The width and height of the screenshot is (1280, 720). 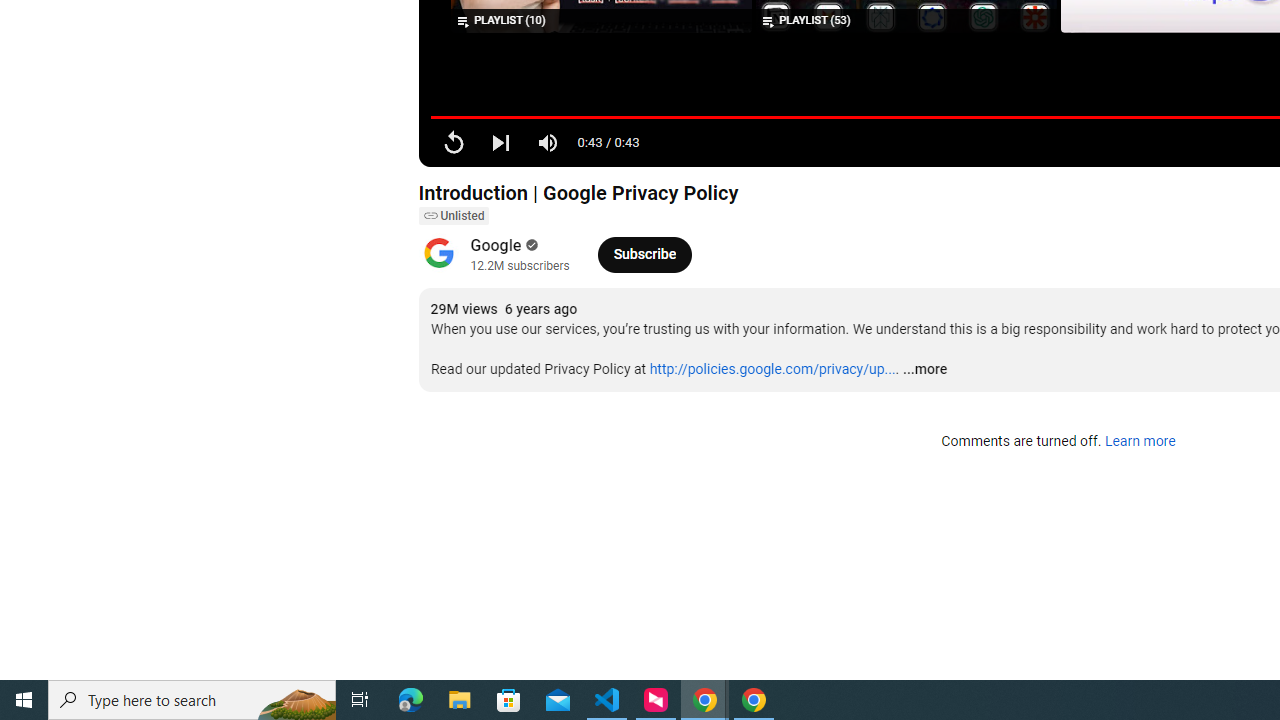 I want to click on 'Pause (k)', so click(x=452, y=141).